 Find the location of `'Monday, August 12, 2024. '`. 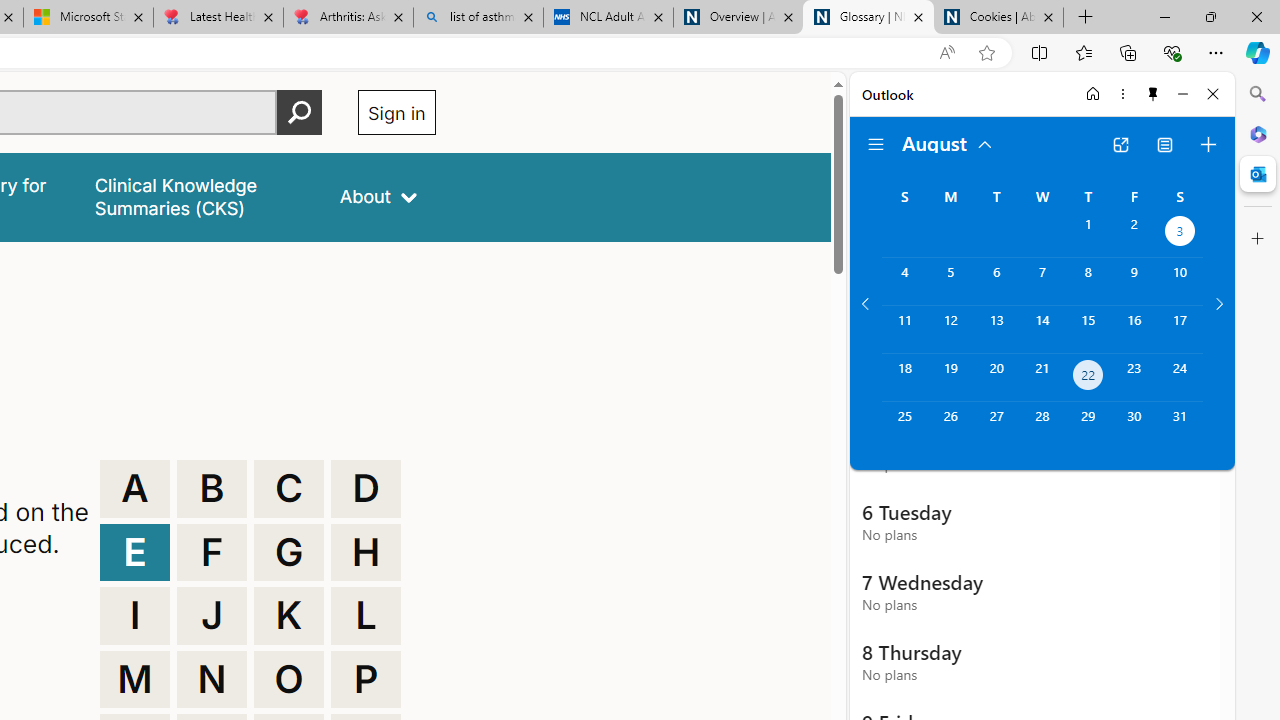

'Monday, August 12, 2024. ' is located at coordinates (949, 328).